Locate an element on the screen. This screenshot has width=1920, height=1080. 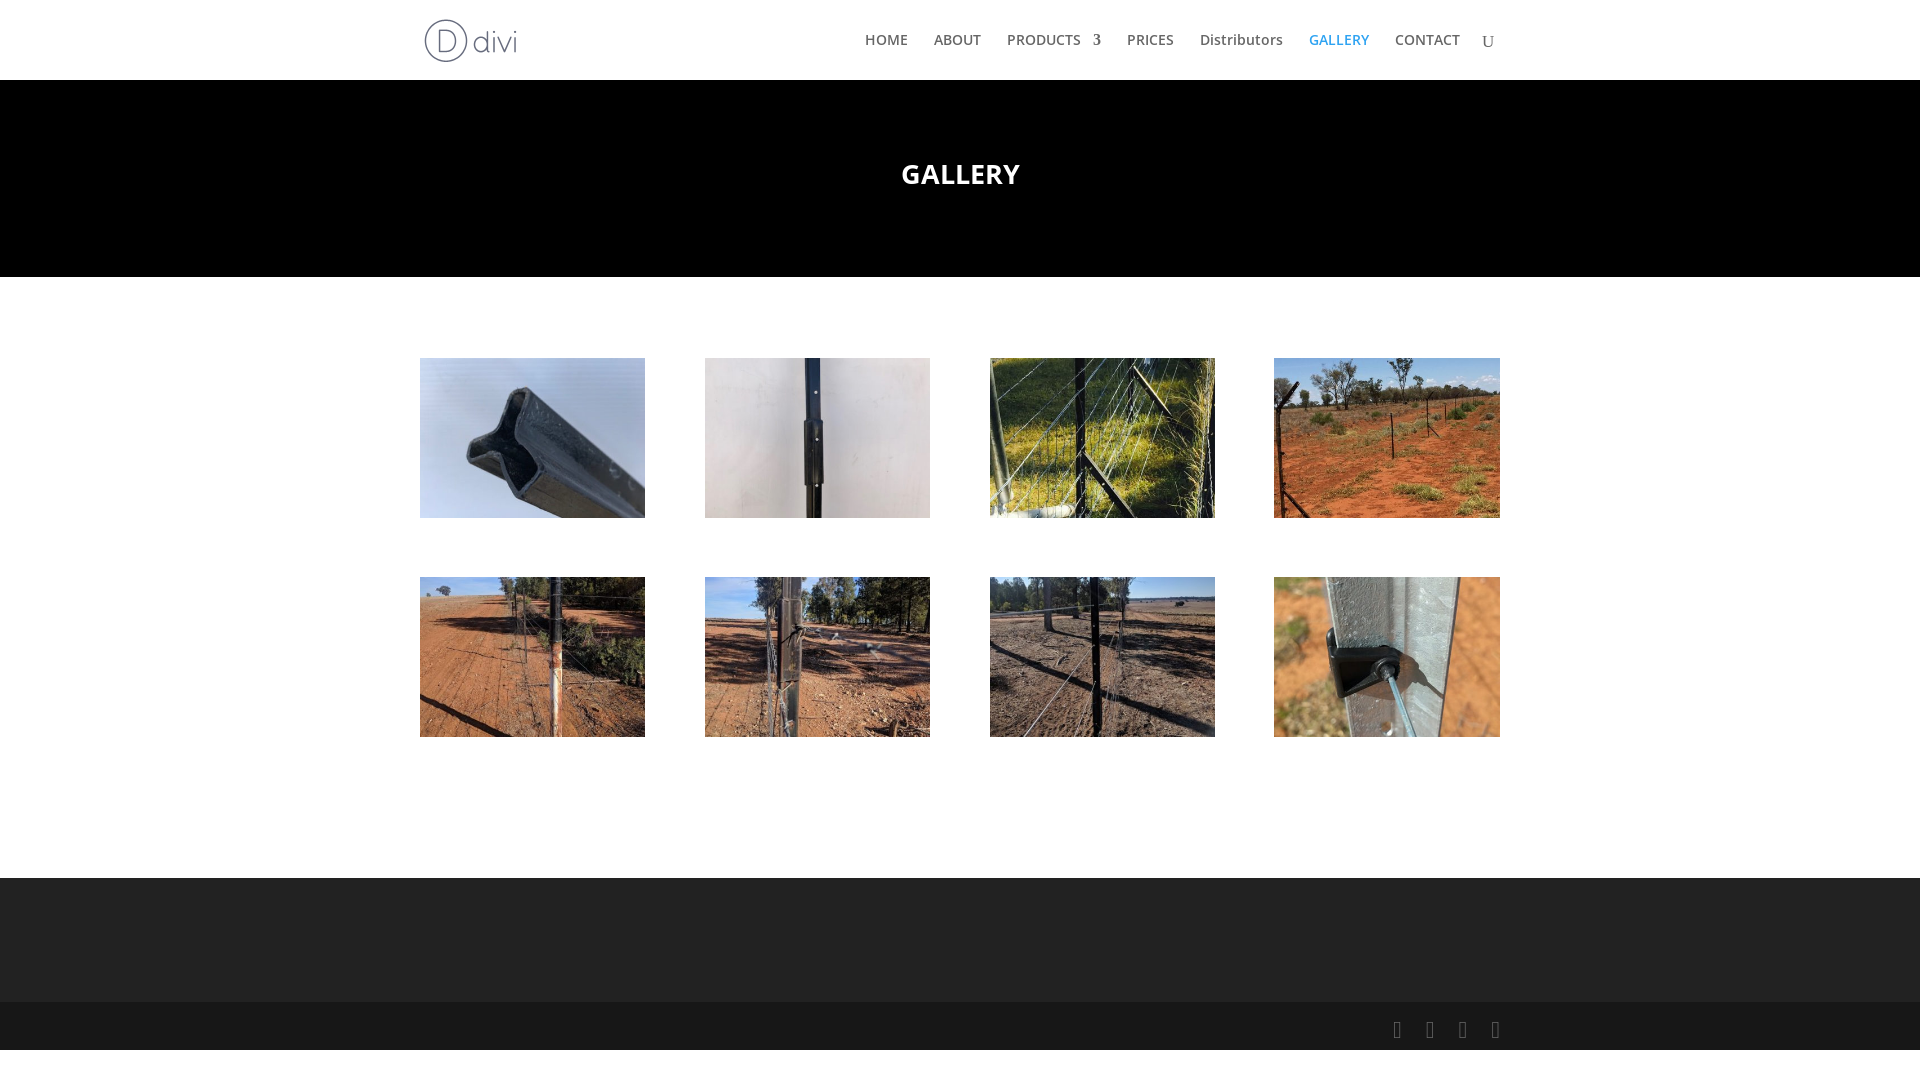
'Distributors' is located at coordinates (1240, 55).